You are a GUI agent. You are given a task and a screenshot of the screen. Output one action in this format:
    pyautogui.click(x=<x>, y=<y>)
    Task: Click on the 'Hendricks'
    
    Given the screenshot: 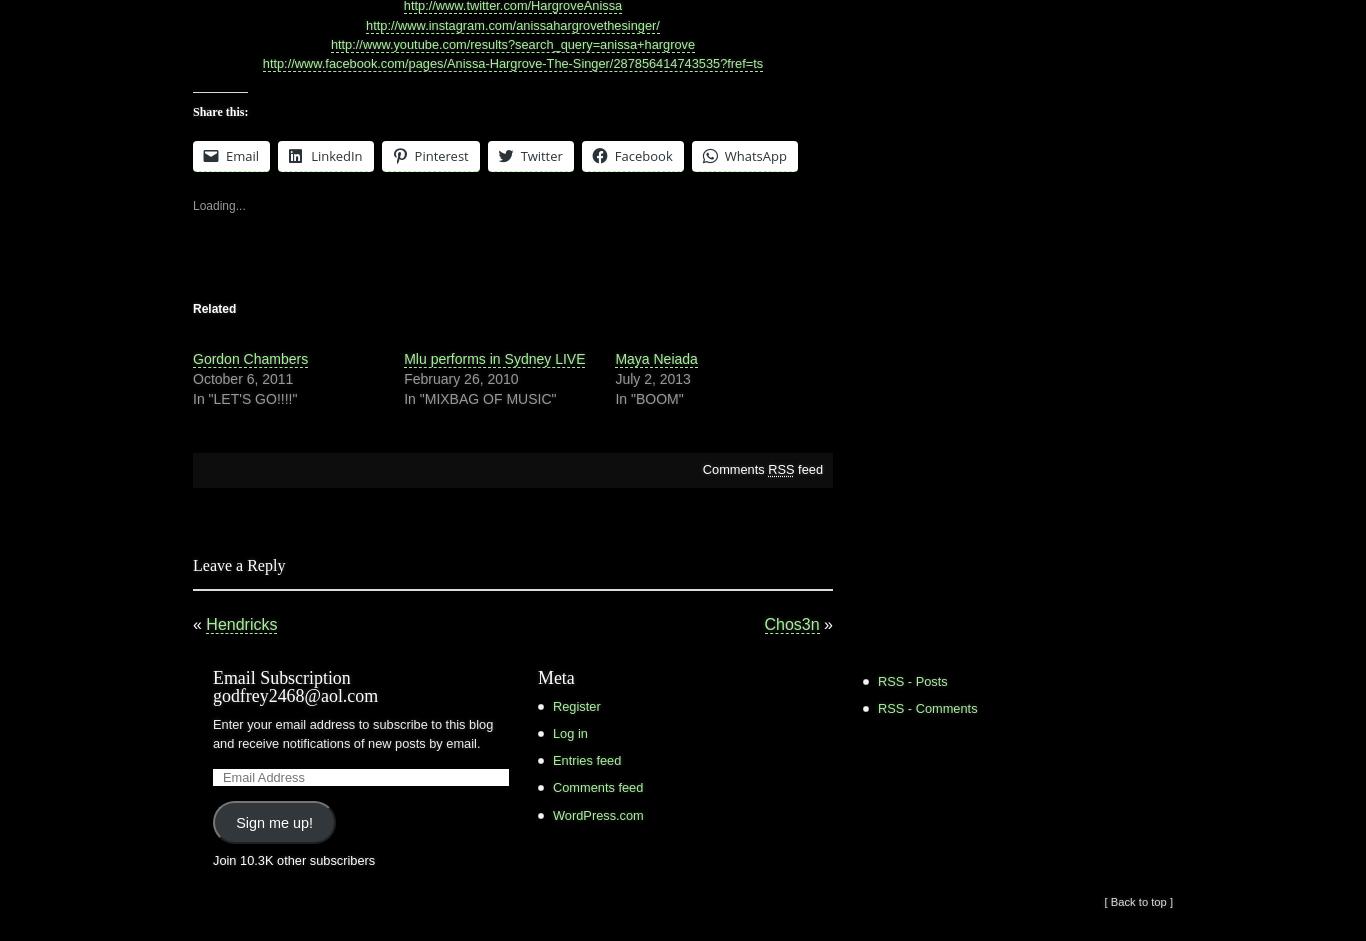 What is the action you would take?
    pyautogui.click(x=241, y=623)
    